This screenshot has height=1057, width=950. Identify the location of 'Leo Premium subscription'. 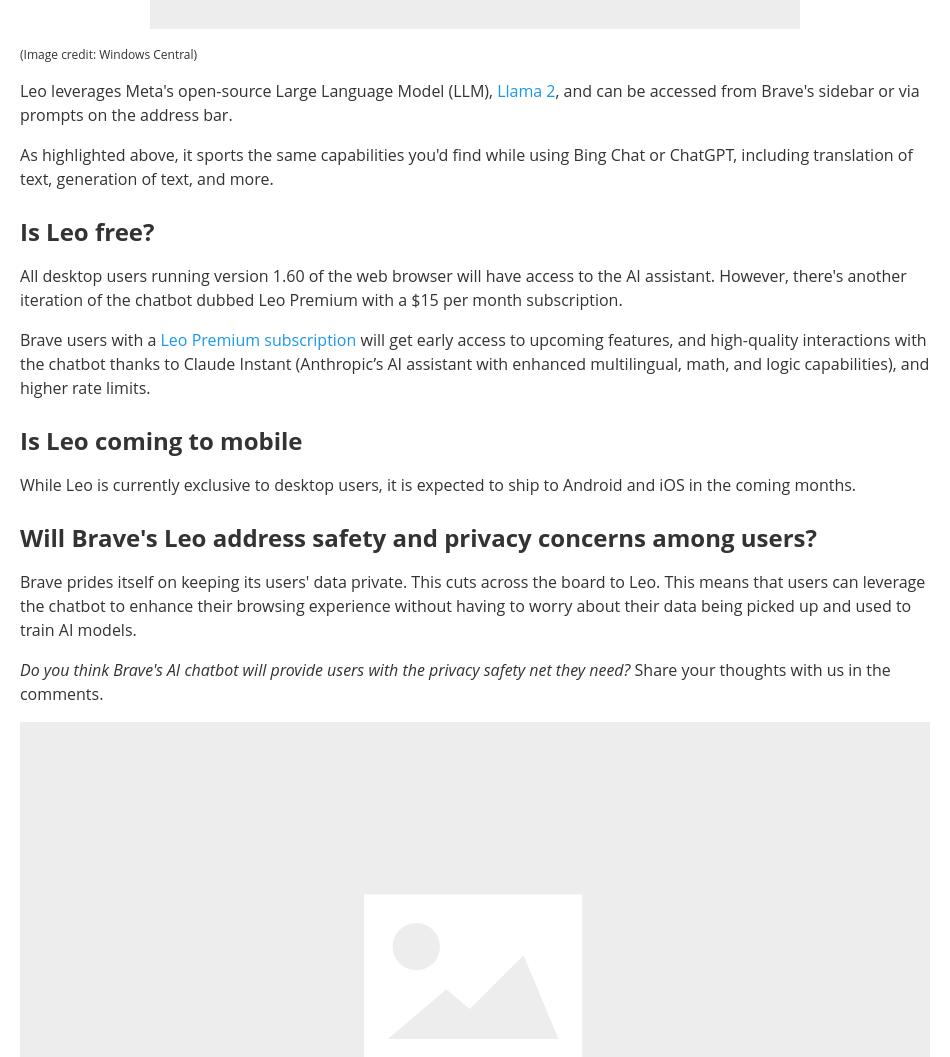
(257, 338).